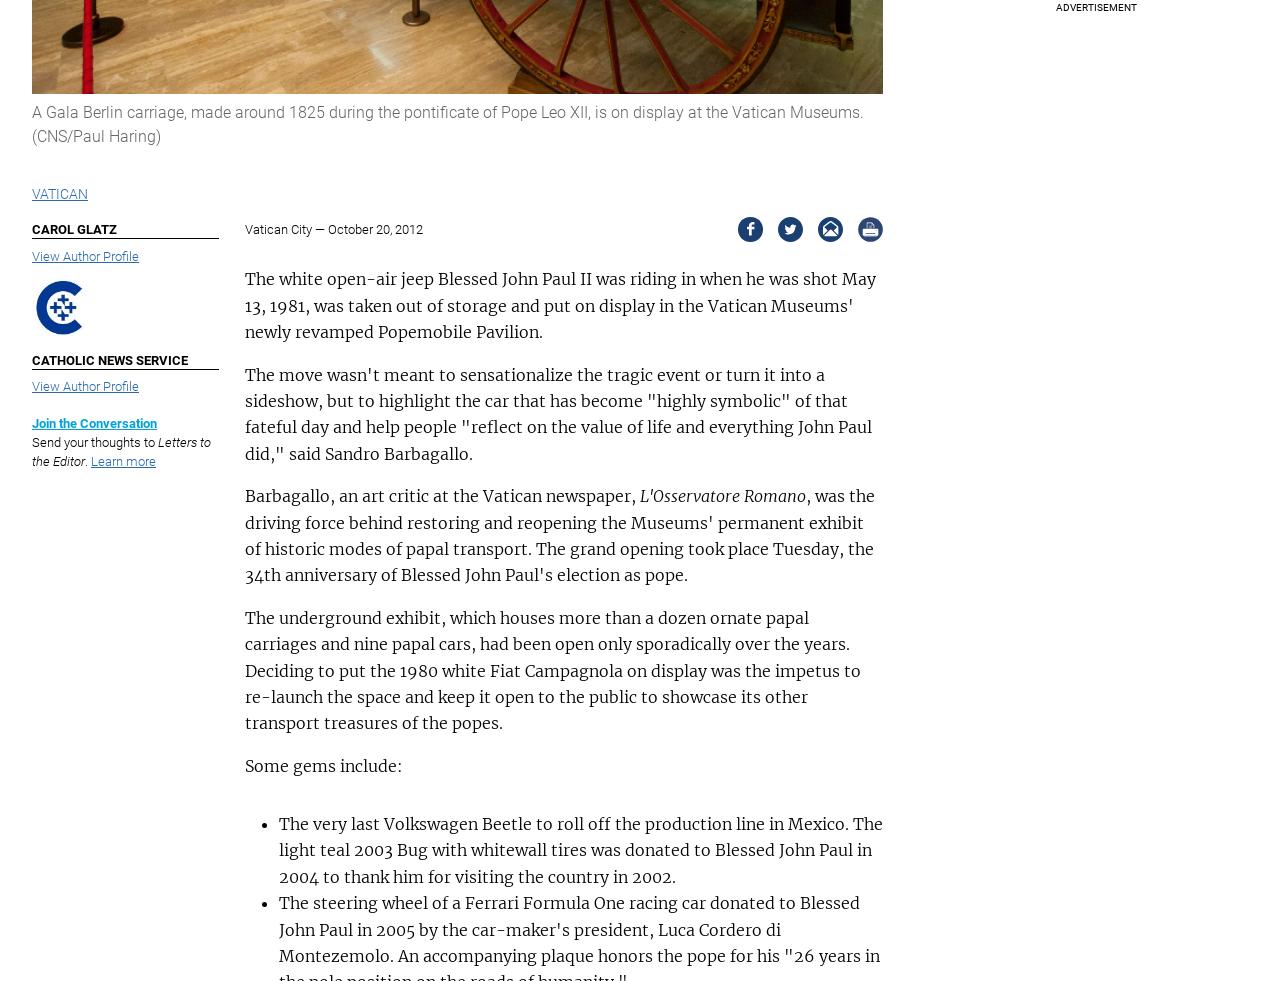 The height and width of the screenshot is (981, 1280). I want to click on 'Some gems include:', so click(322, 764).